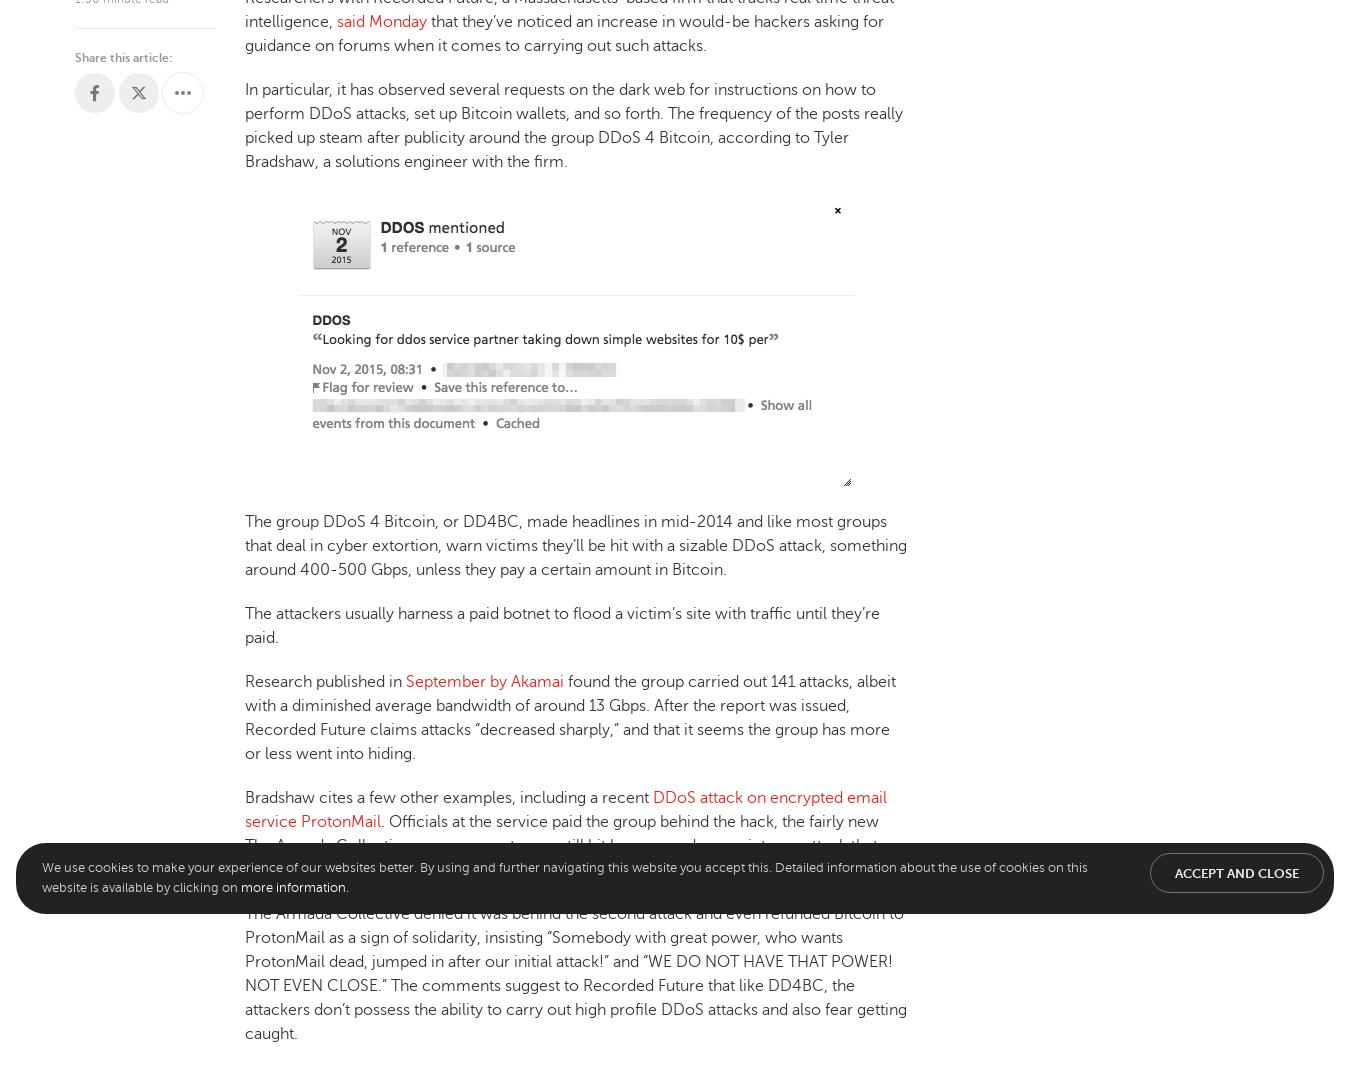 The height and width of the screenshot is (1070, 1350). Describe the element at coordinates (576, 971) in the screenshot. I see `'The Armada Collective denied it was behind the second attack and even refunded Bitcoin to ProtonMail as a sign of solidarity, insisting “Somebody with great power, who wants ProtonMail dead, jumped in after our initial attack!” and “WE DO NOT HAVE THAT POWER! NOT EVEN CLOSE.” The comments suggest to Recorded Future that like DD4BC, the attackers don’t possess the ability to carry out high profile DDoS attacks and also fear getting caught.'` at that location.